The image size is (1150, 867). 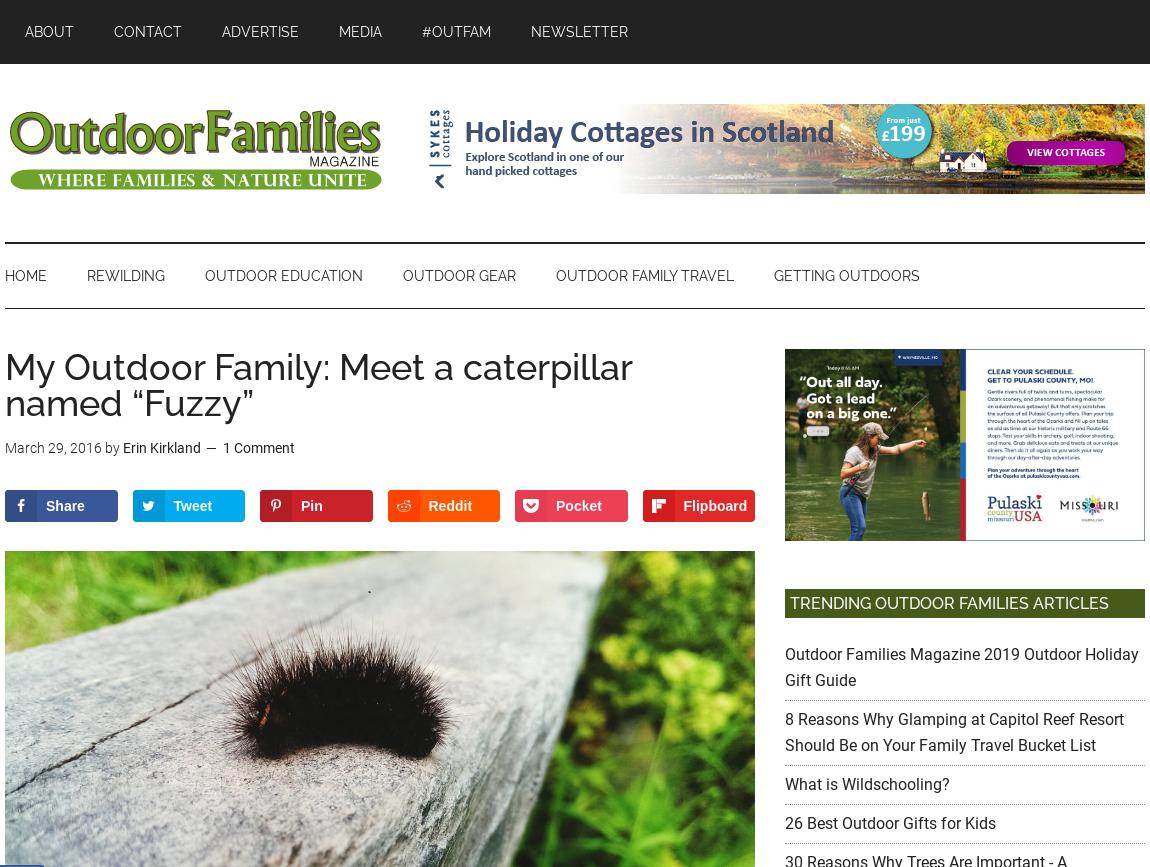 What do you see at coordinates (402, 275) in the screenshot?
I see `'OUTDOOR GEAR'` at bounding box center [402, 275].